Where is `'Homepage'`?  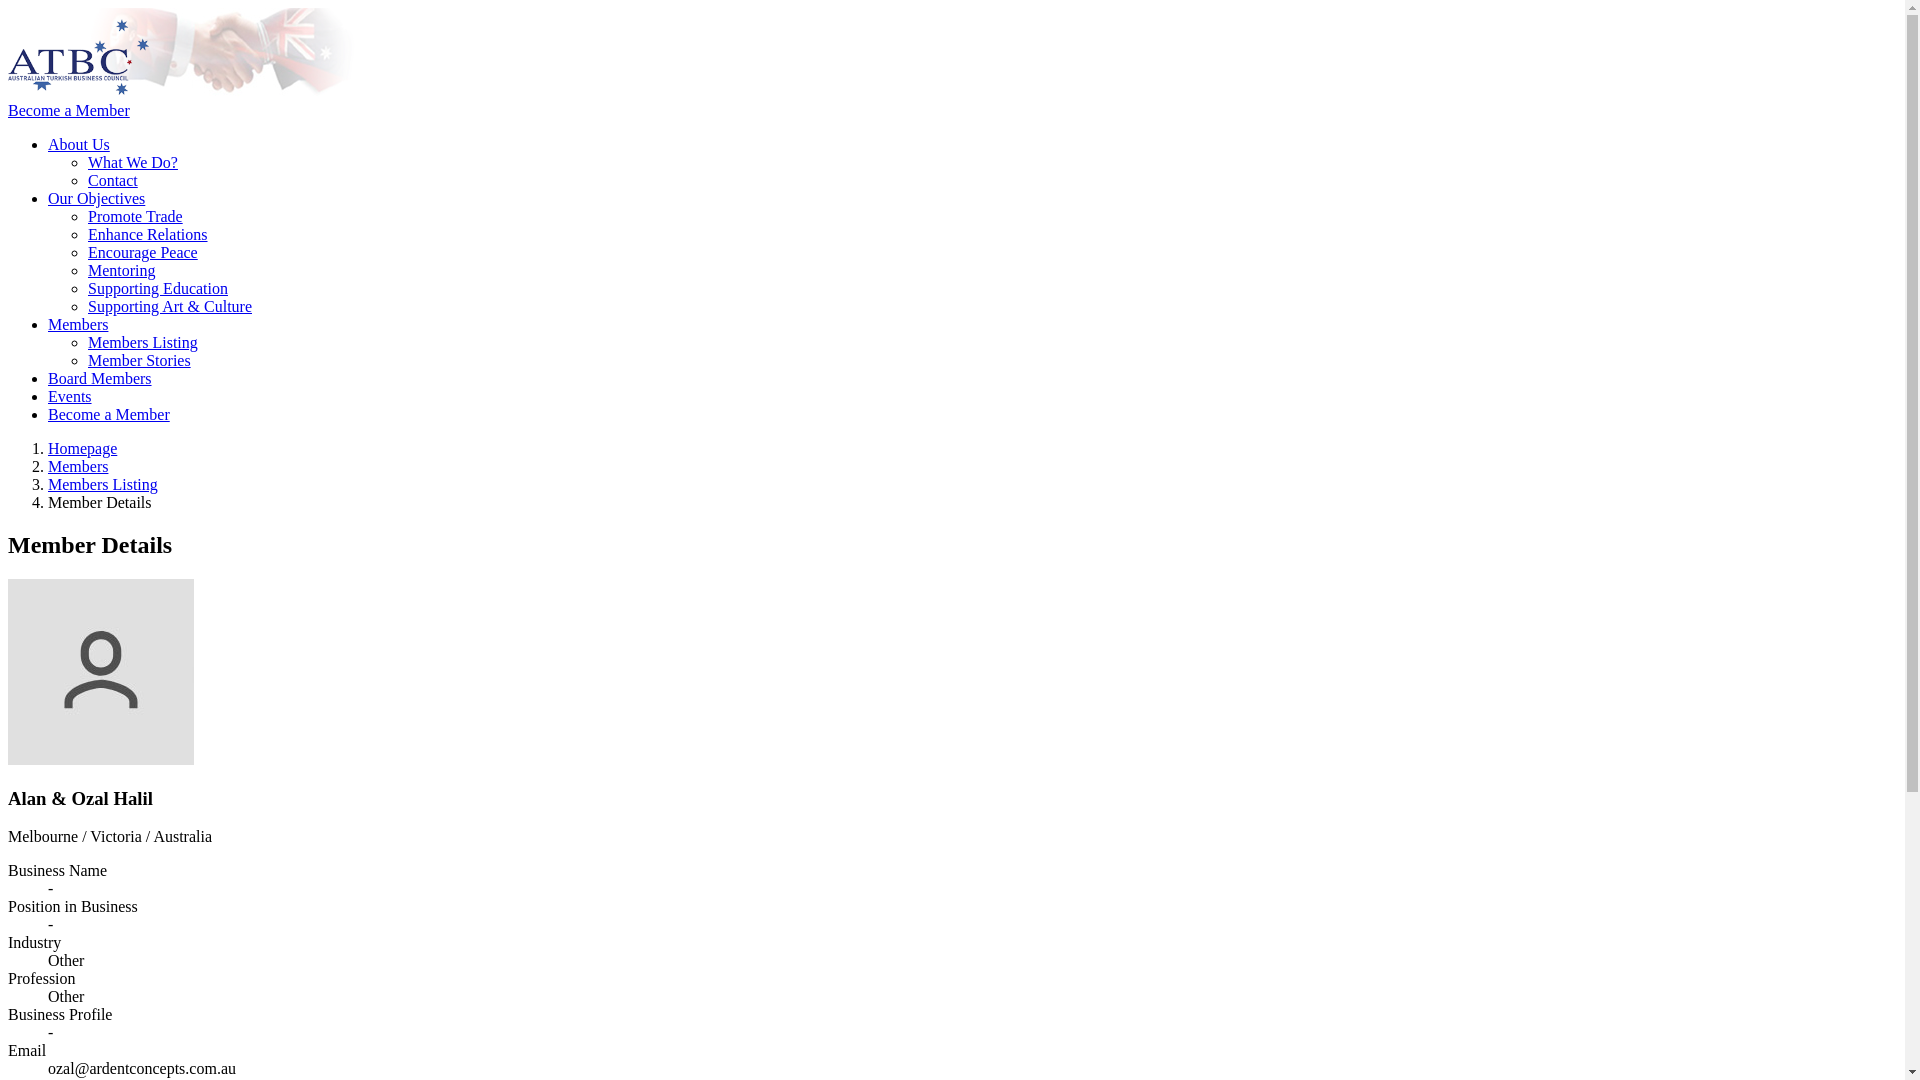
'Homepage' is located at coordinates (81, 447).